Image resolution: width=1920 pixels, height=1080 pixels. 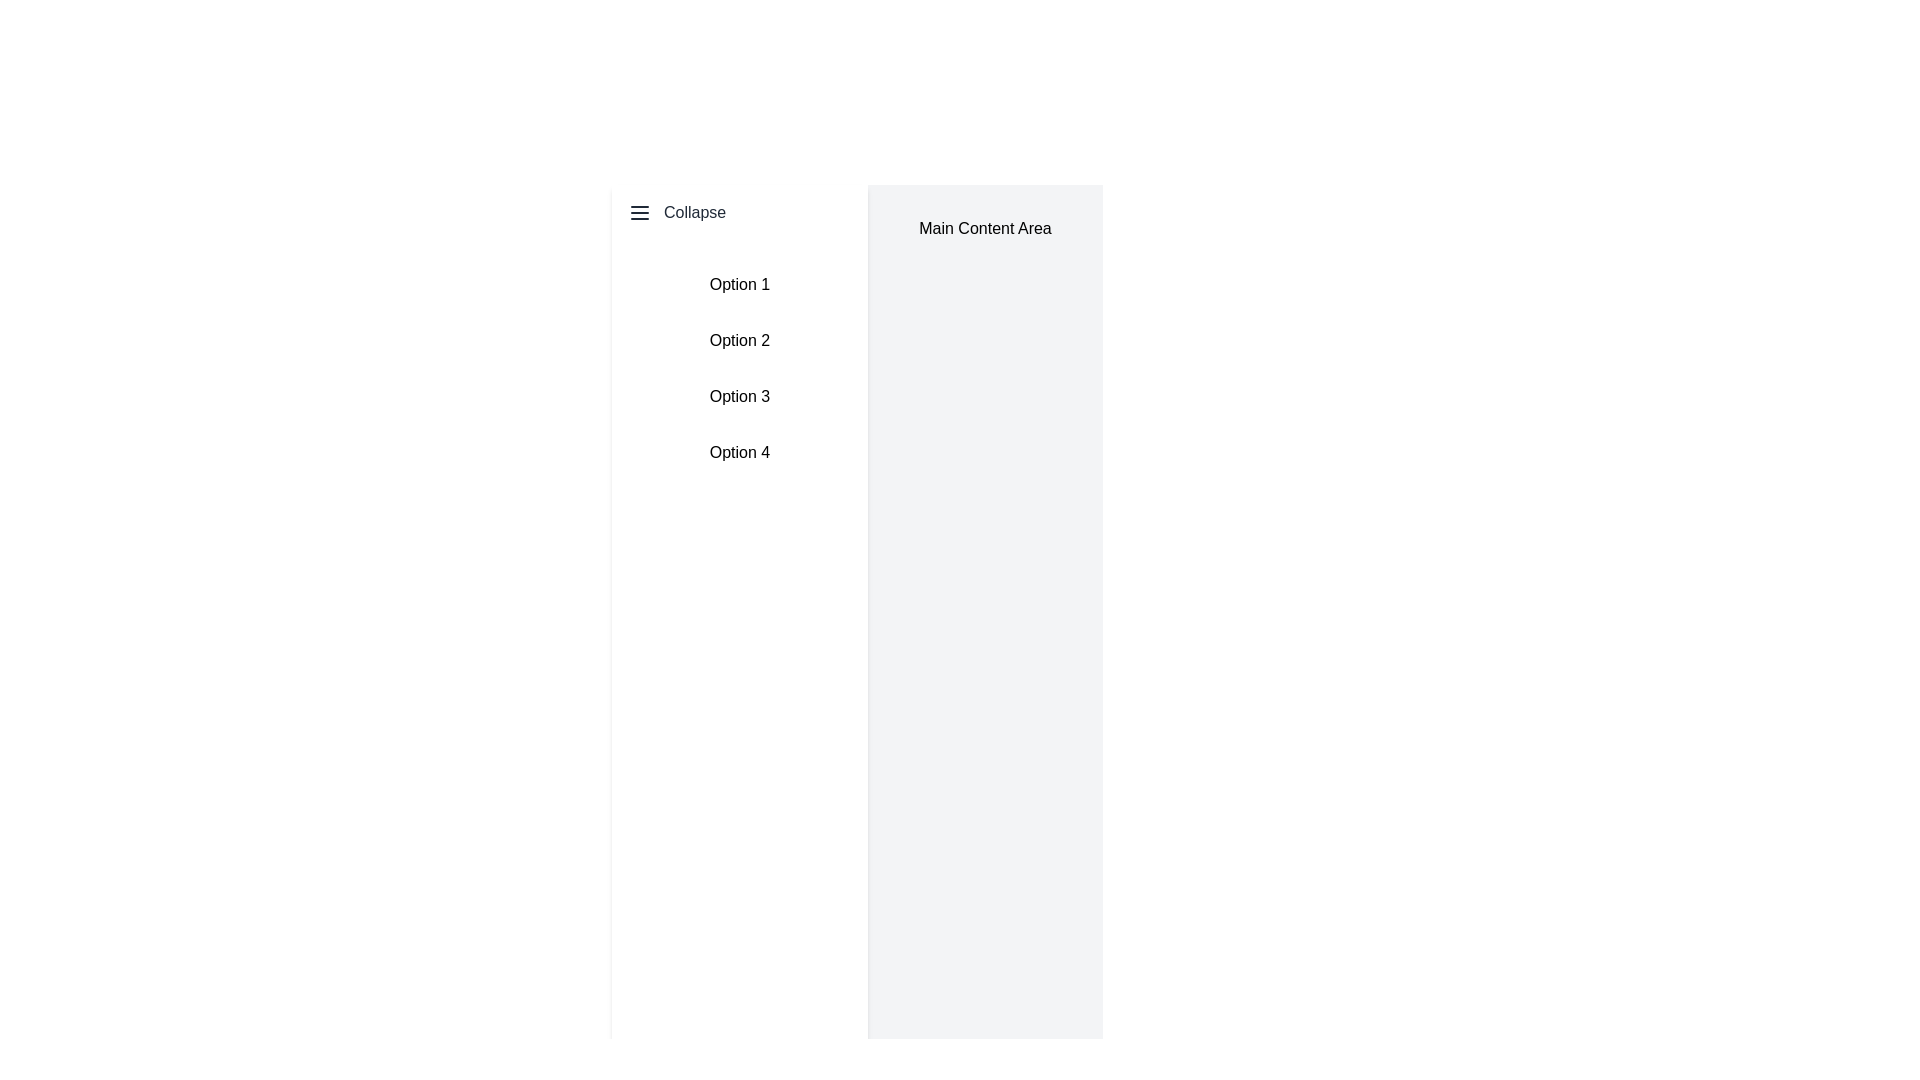 I want to click on the small three-horizontal-line 'menu' icon located at the top-left corner of the interface, directly to the left of the 'Collapse' text for accessibility, so click(x=638, y=212).